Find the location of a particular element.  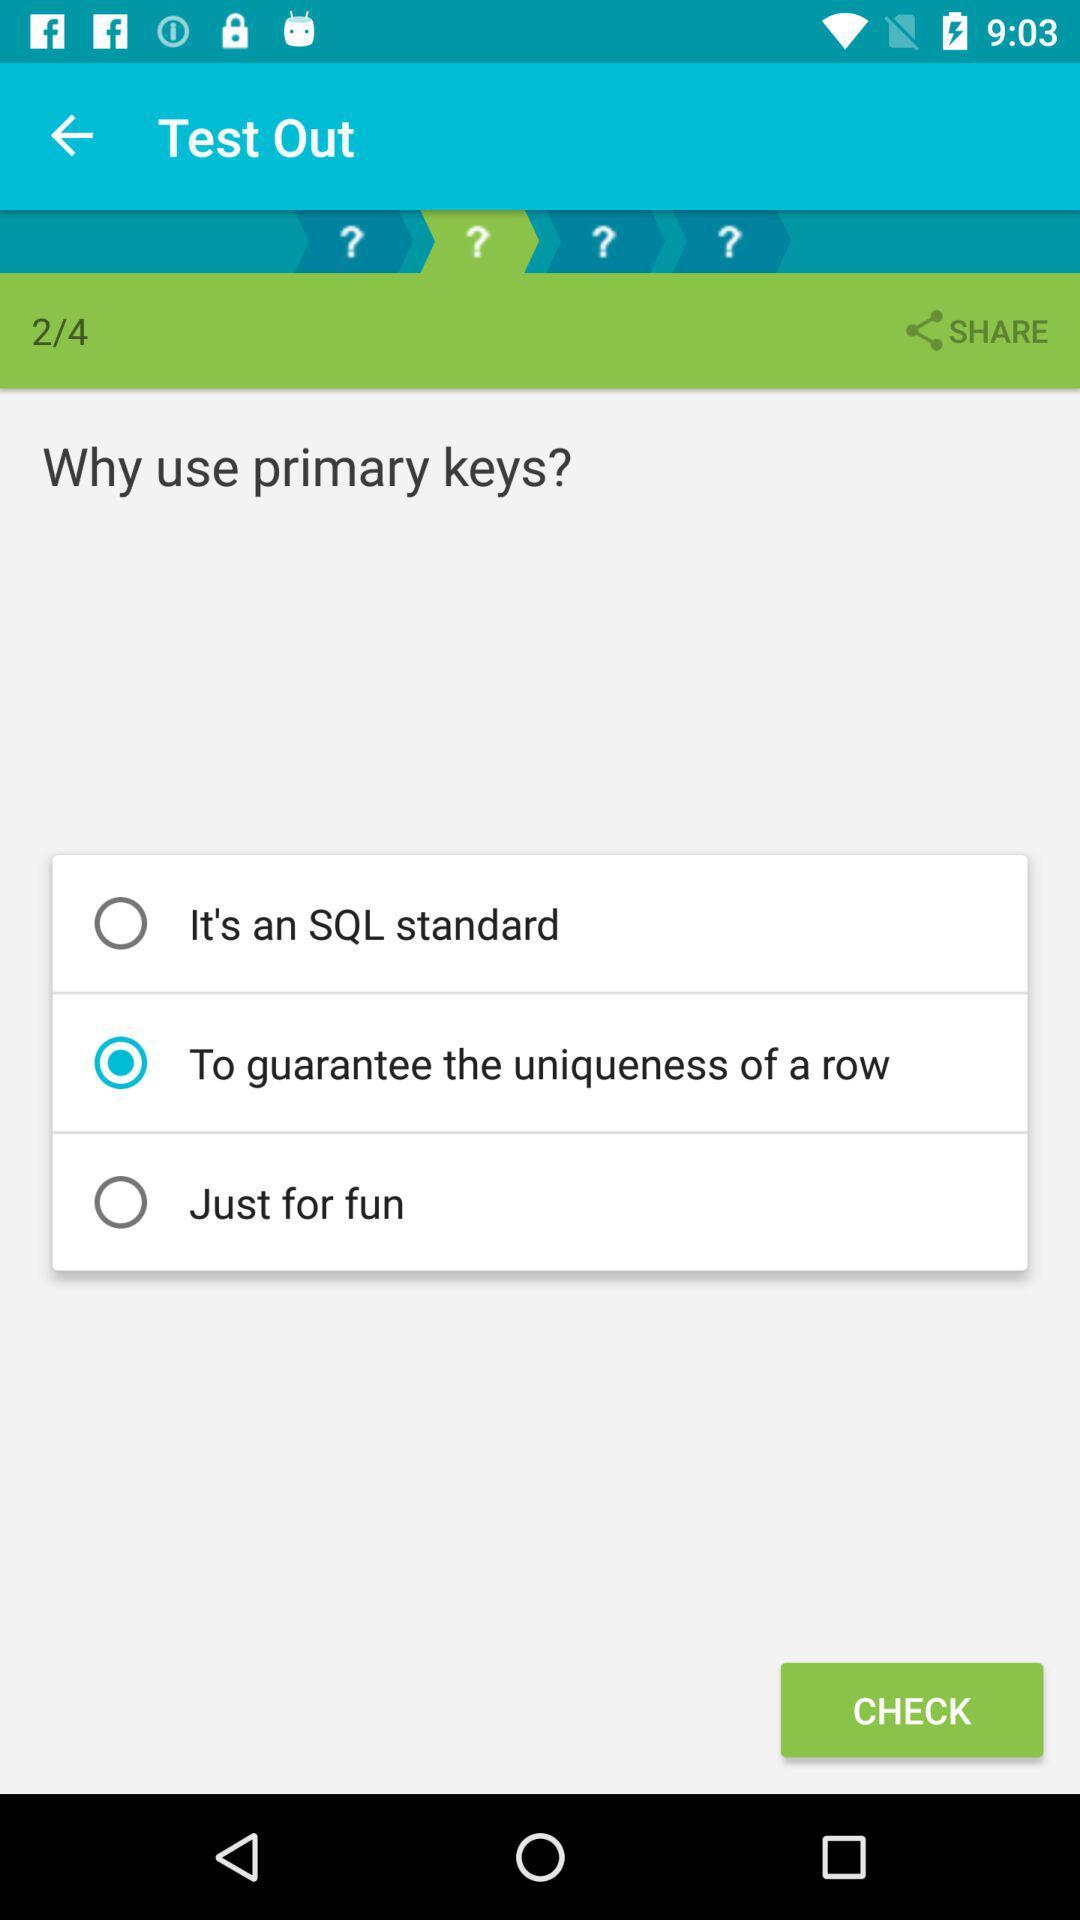

the help icon is located at coordinates (601, 240).